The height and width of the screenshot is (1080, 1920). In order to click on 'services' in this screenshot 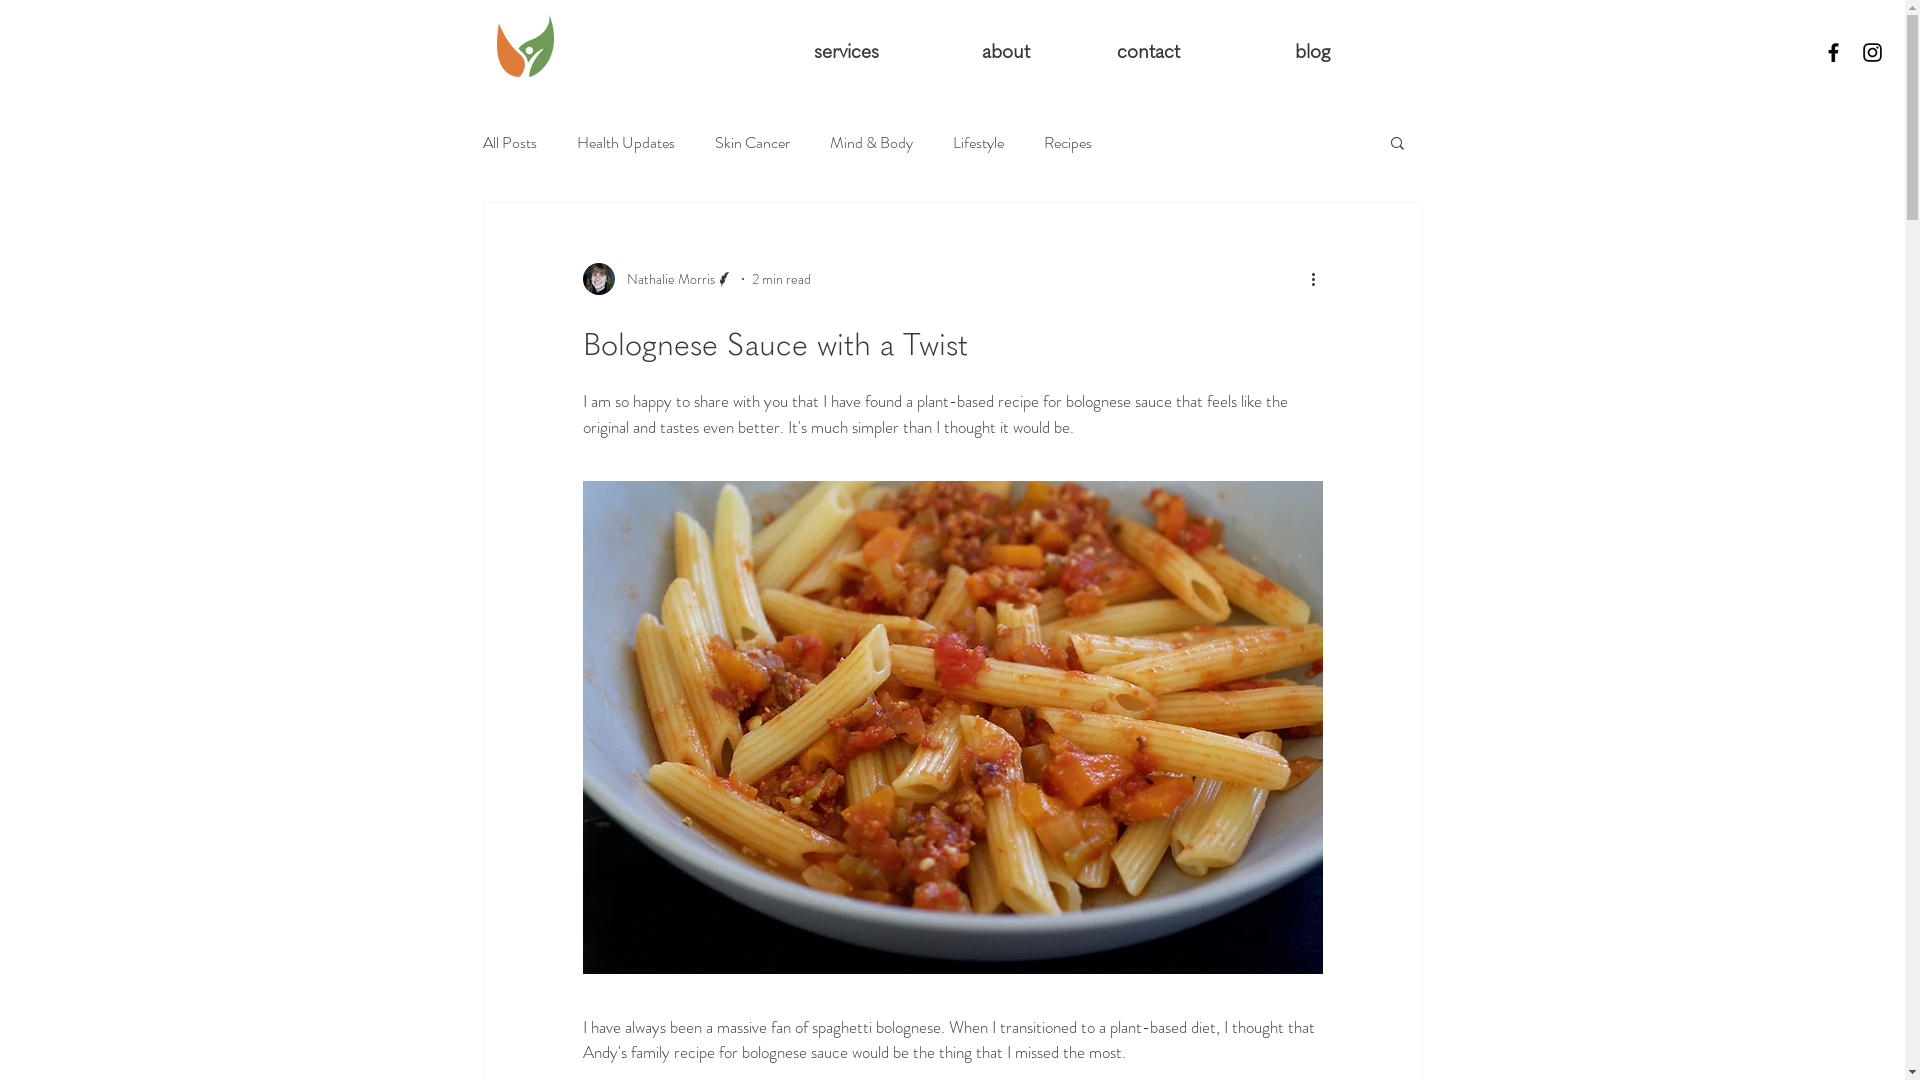, I will do `click(817, 49)`.